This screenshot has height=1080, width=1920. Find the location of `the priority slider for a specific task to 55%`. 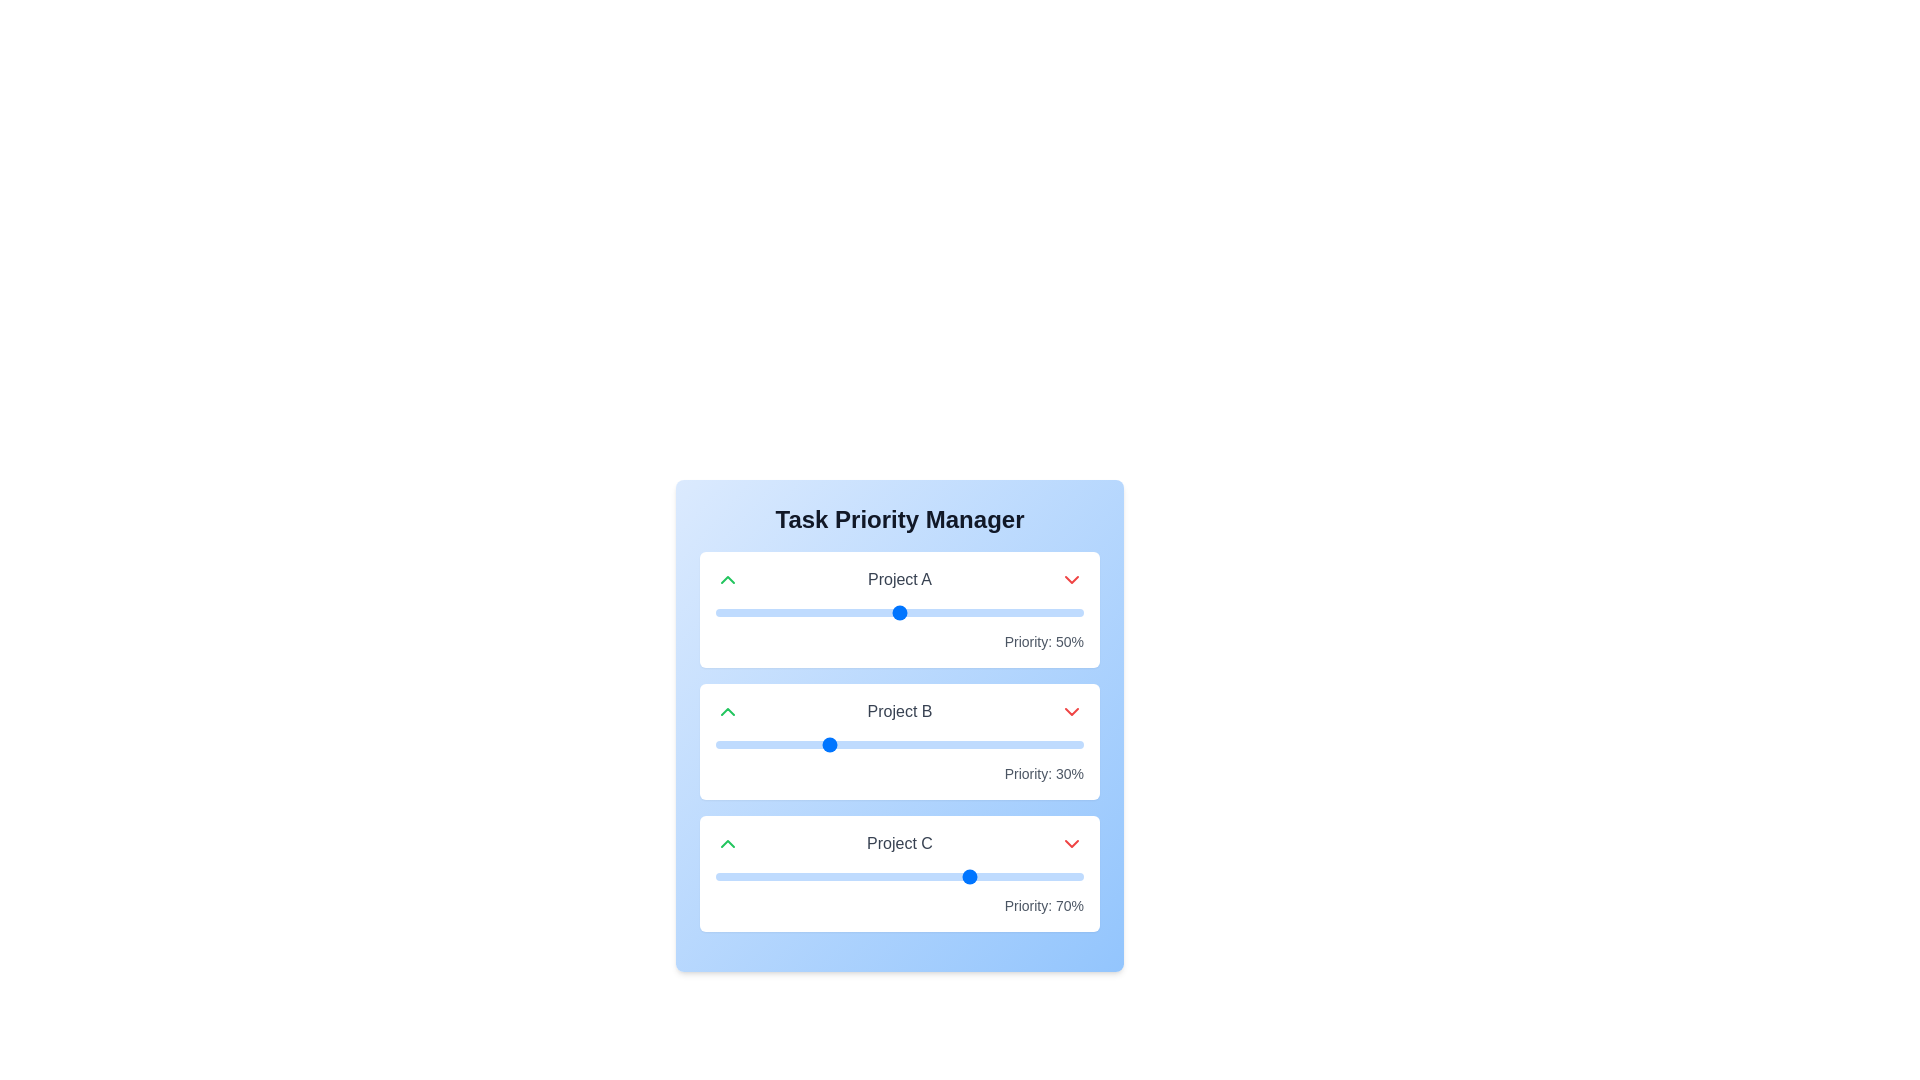

the priority slider for a specific task to 55% is located at coordinates (917, 612).